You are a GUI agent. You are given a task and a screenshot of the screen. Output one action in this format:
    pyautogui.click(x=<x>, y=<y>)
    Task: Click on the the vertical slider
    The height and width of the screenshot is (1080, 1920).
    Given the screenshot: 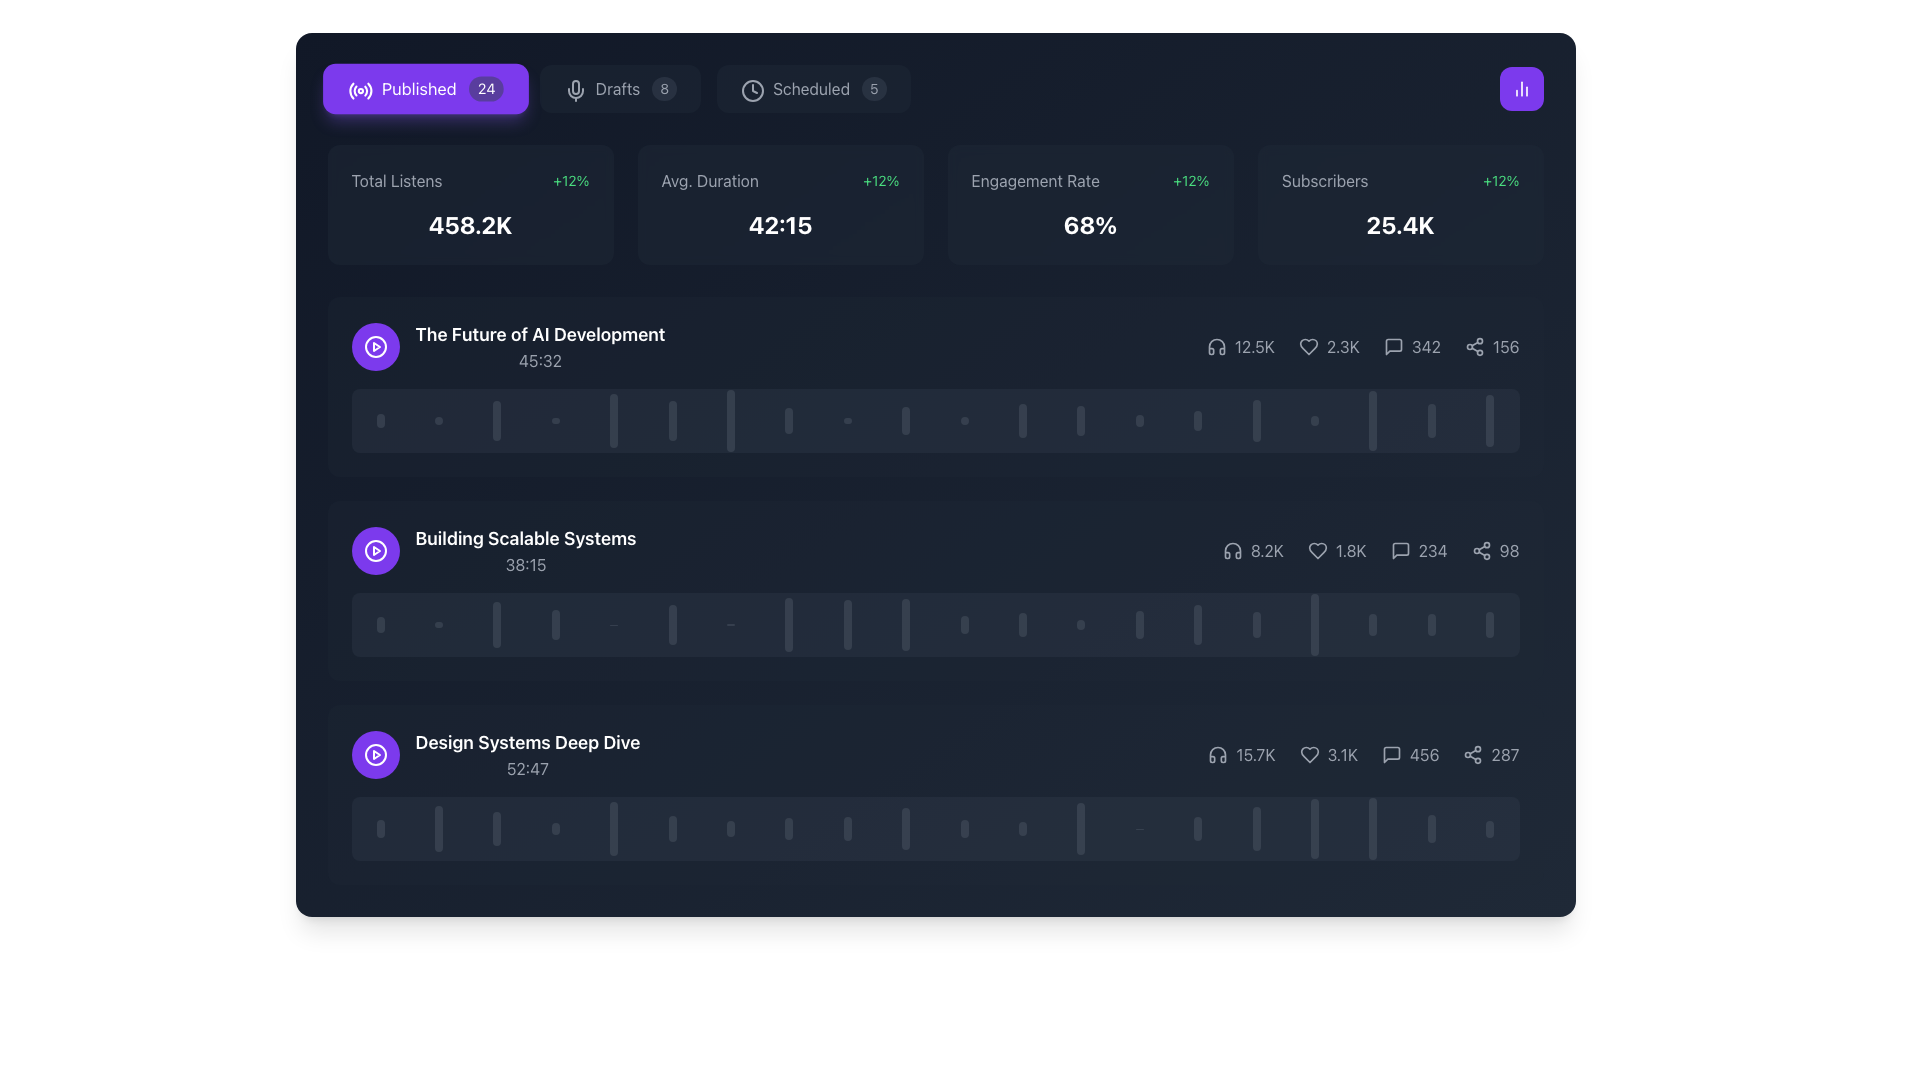 What is the action you would take?
    pyautogui.click(x=1255, y=842)
    